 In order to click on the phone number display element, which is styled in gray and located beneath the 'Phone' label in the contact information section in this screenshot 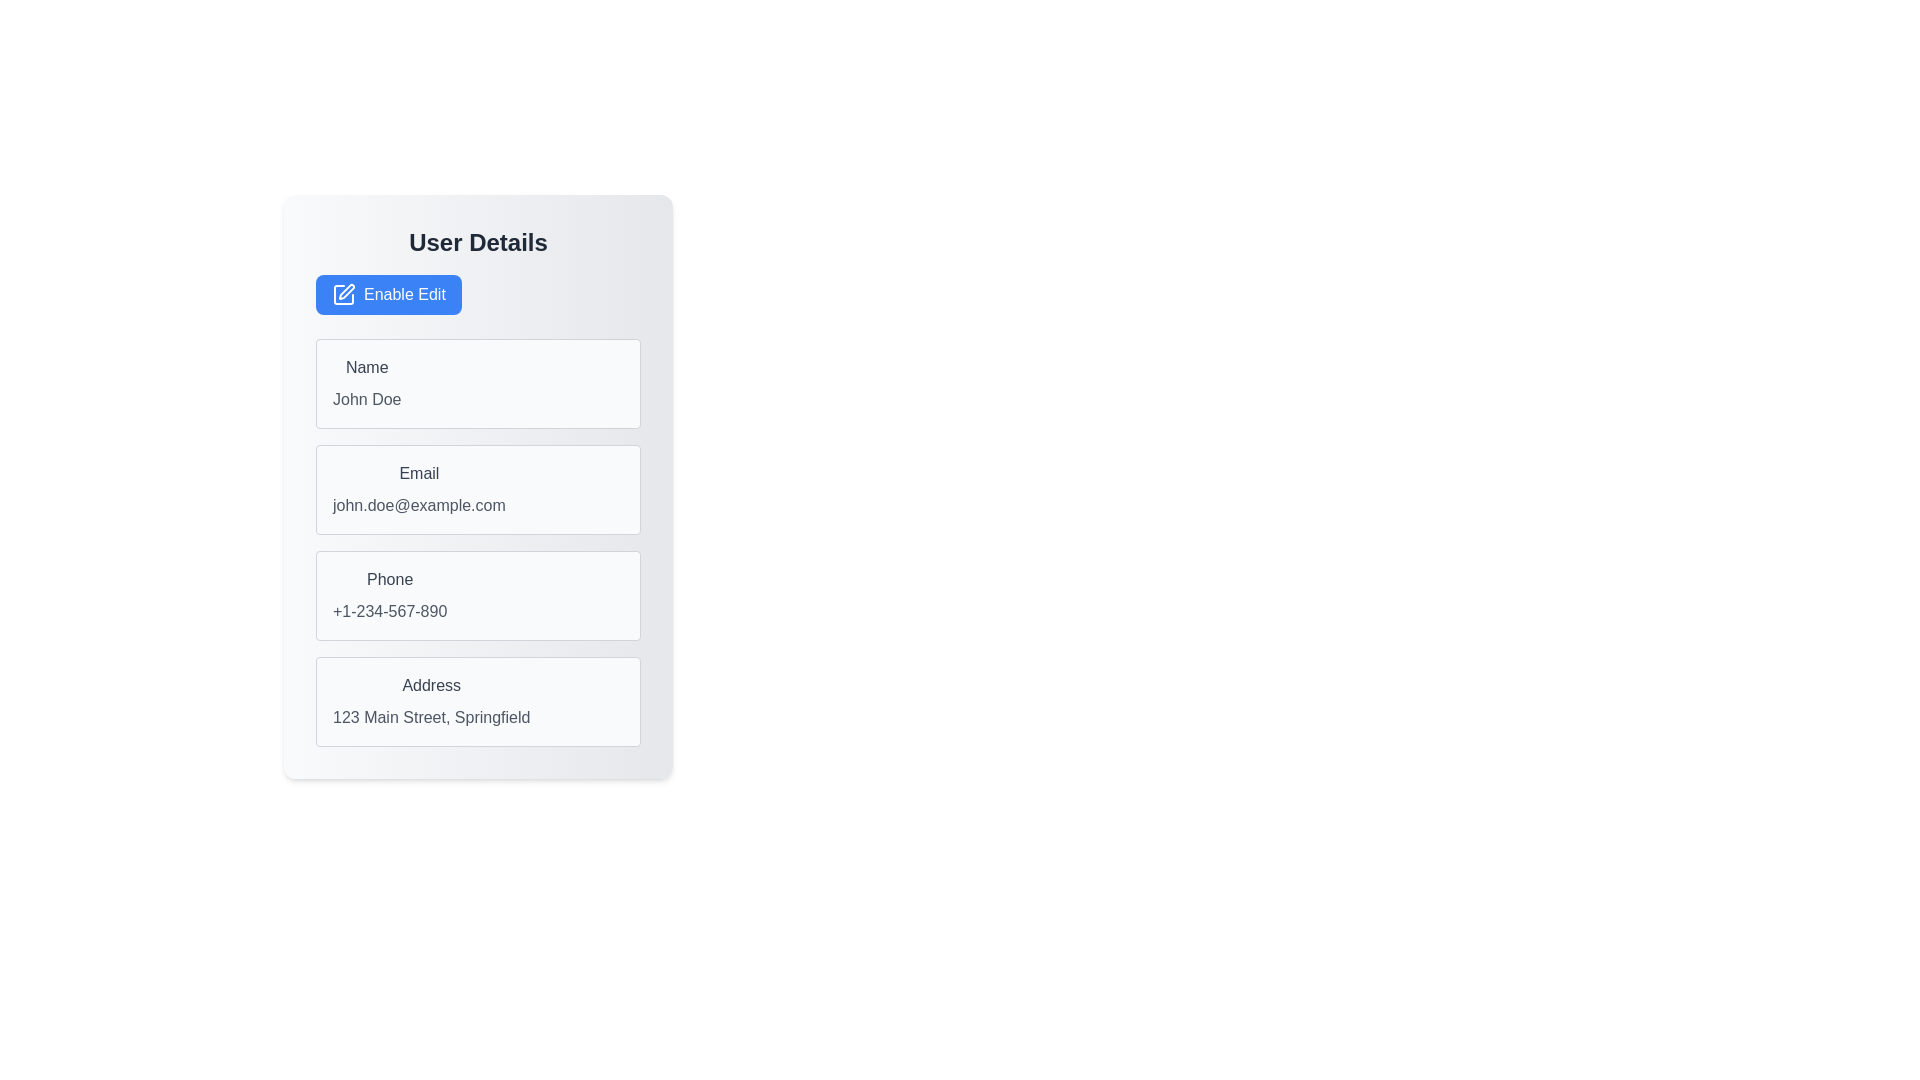, I will do `click(390, 611)`.